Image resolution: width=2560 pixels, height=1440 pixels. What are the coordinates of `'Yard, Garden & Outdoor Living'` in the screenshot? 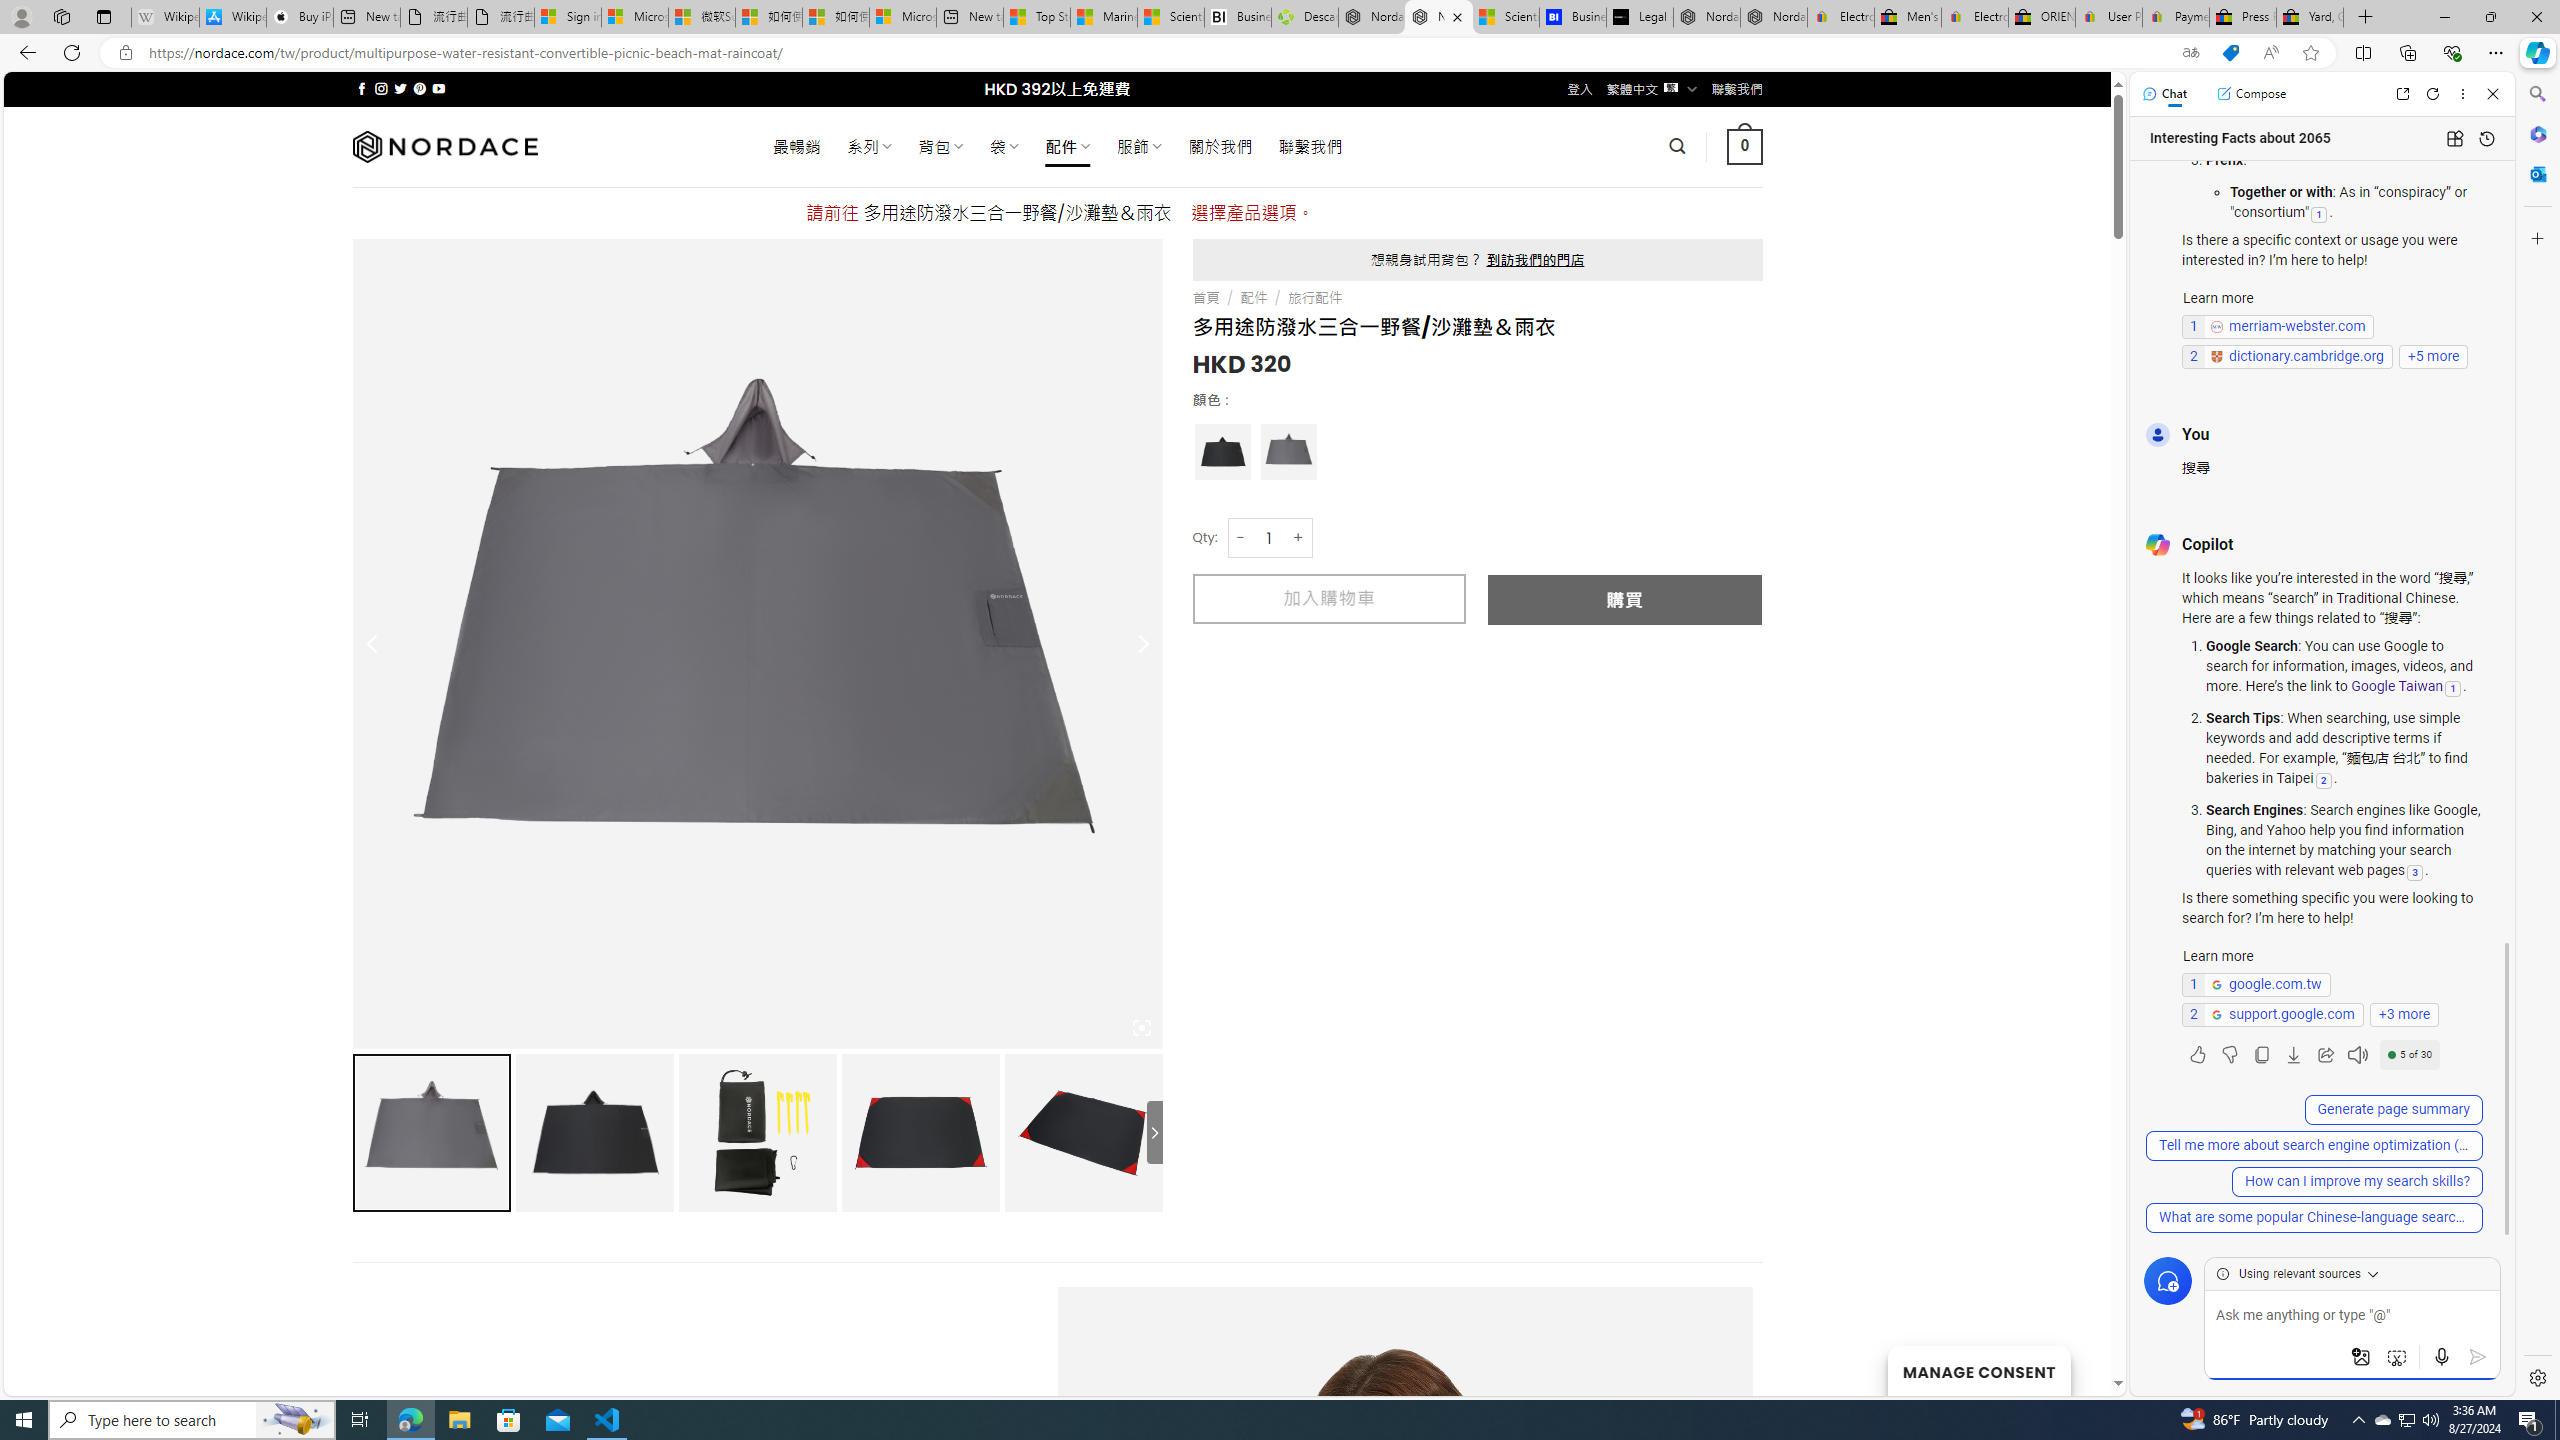 It's located at (2310, 16).